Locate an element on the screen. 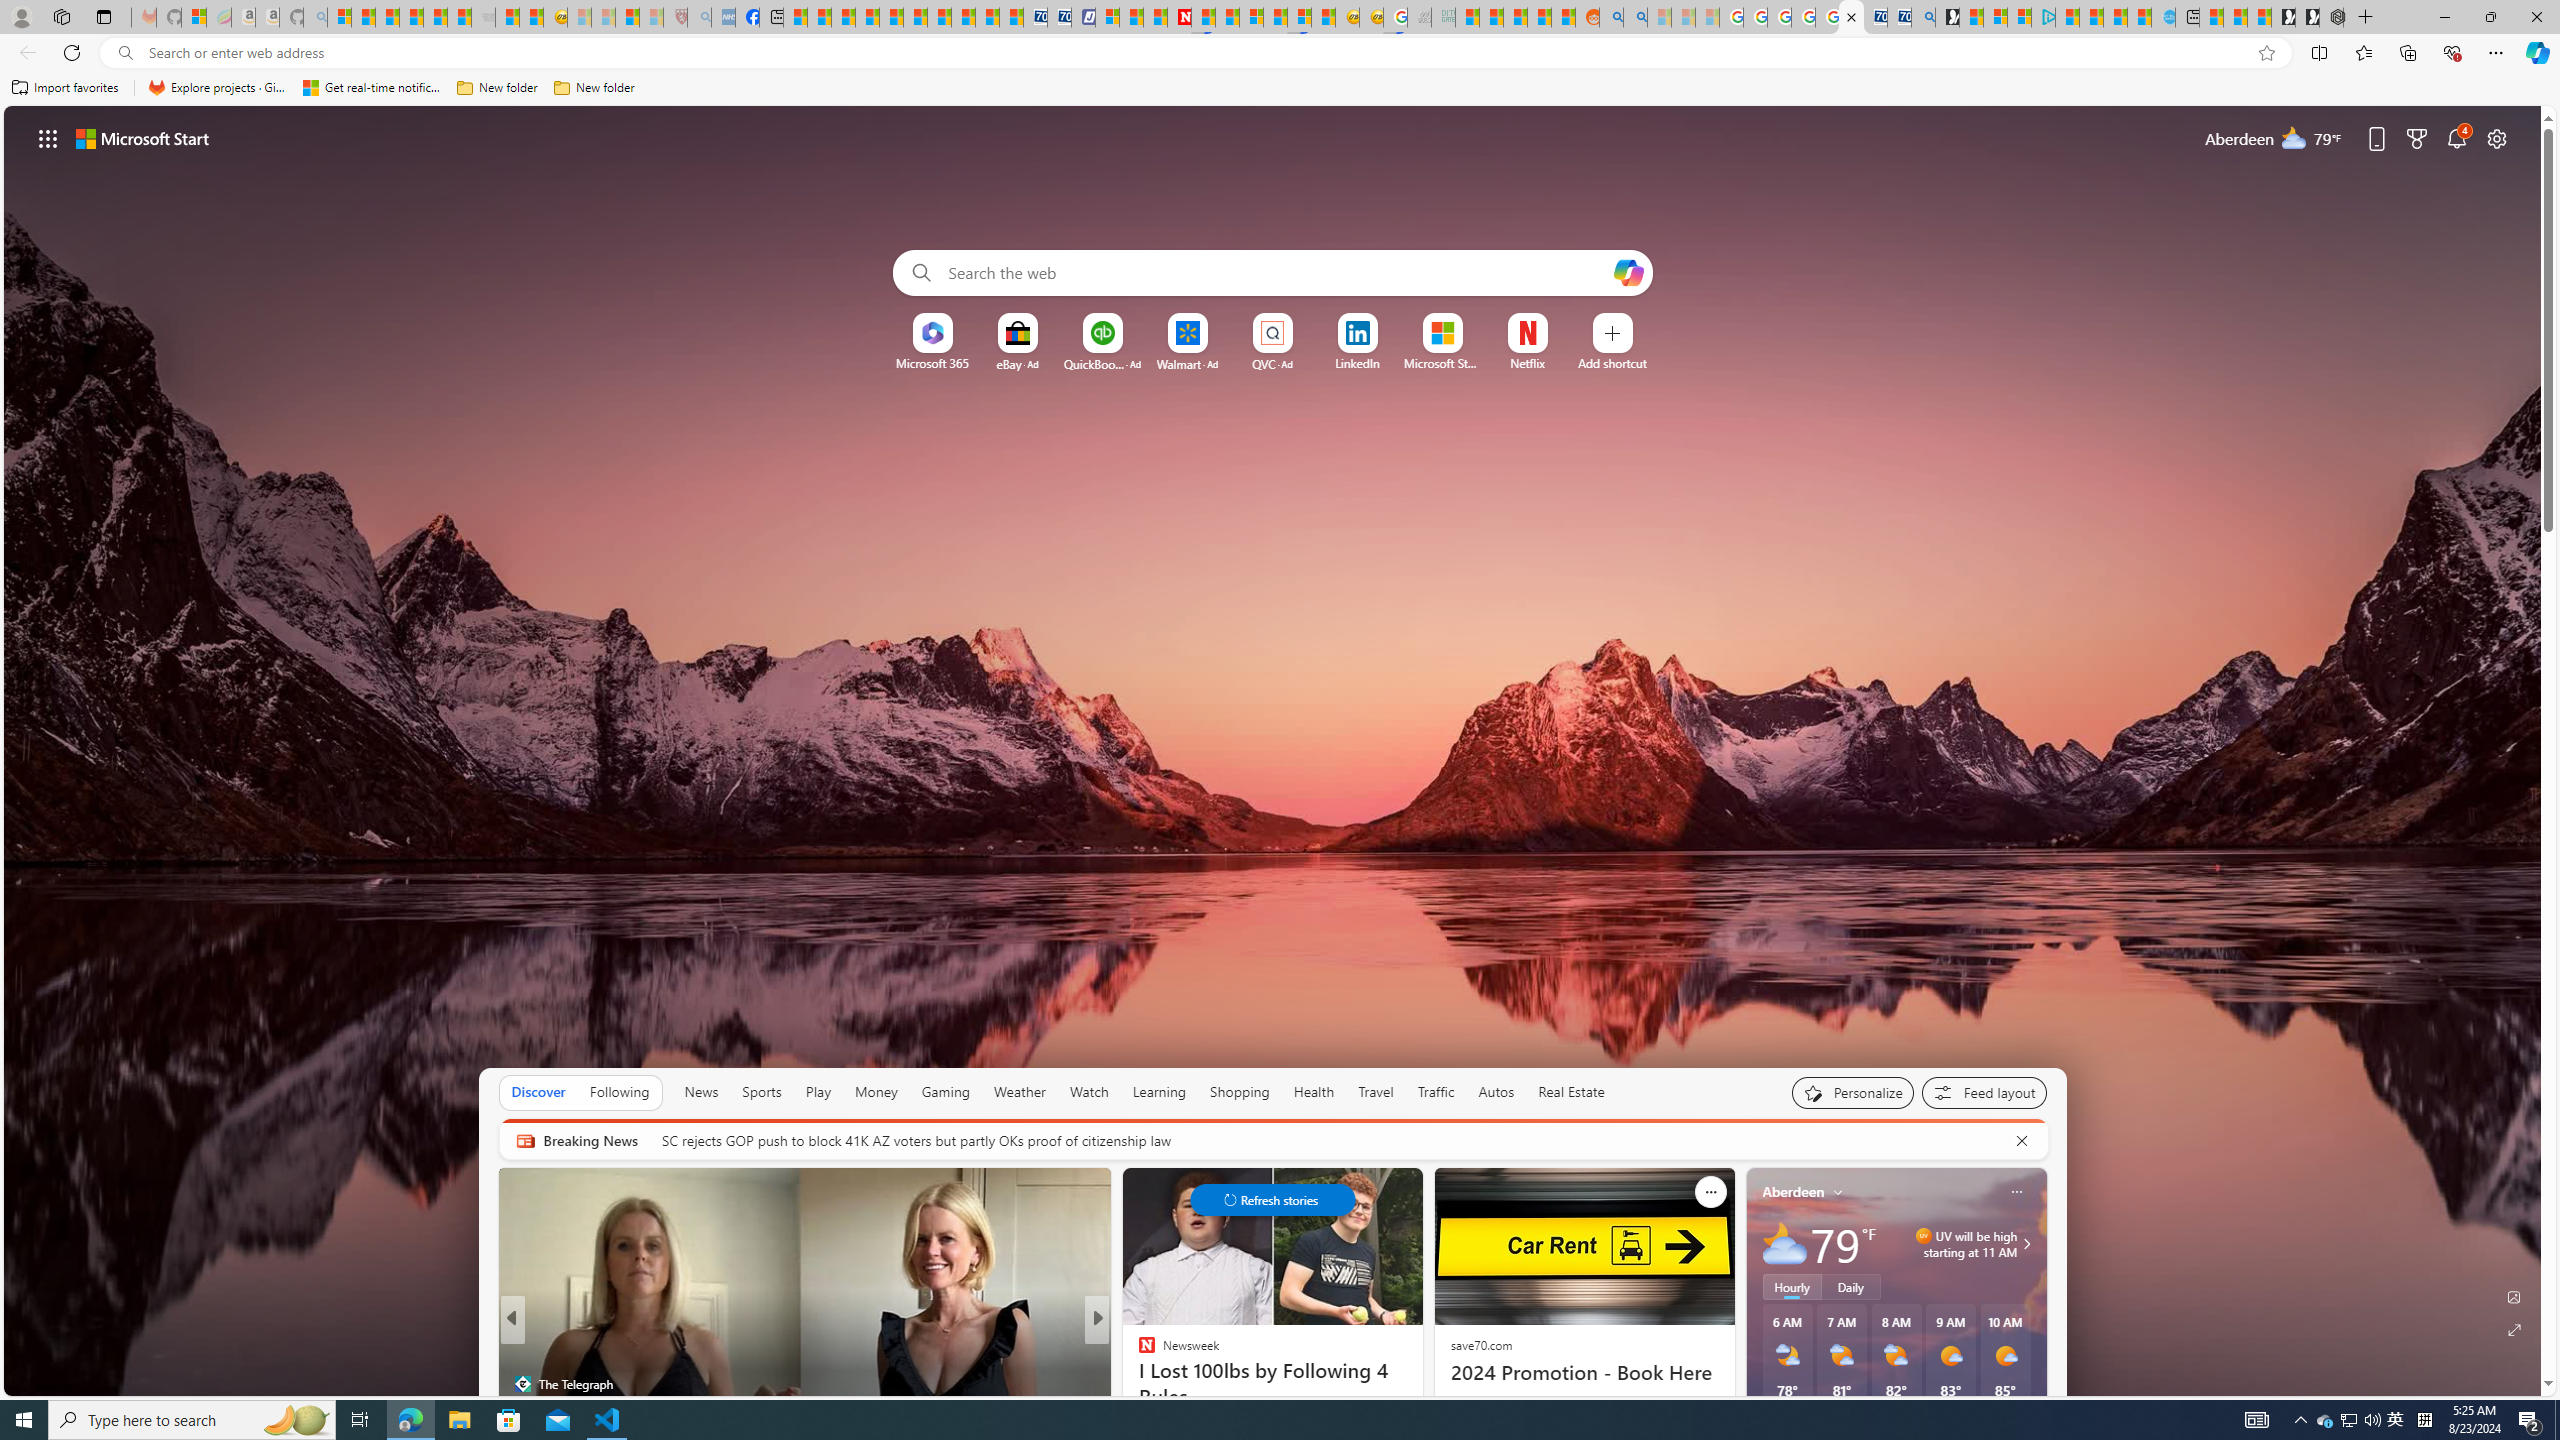 The width and height of the screenshot is (2560, 1440). 'Learning' is located at coordinates (1158, 1091).